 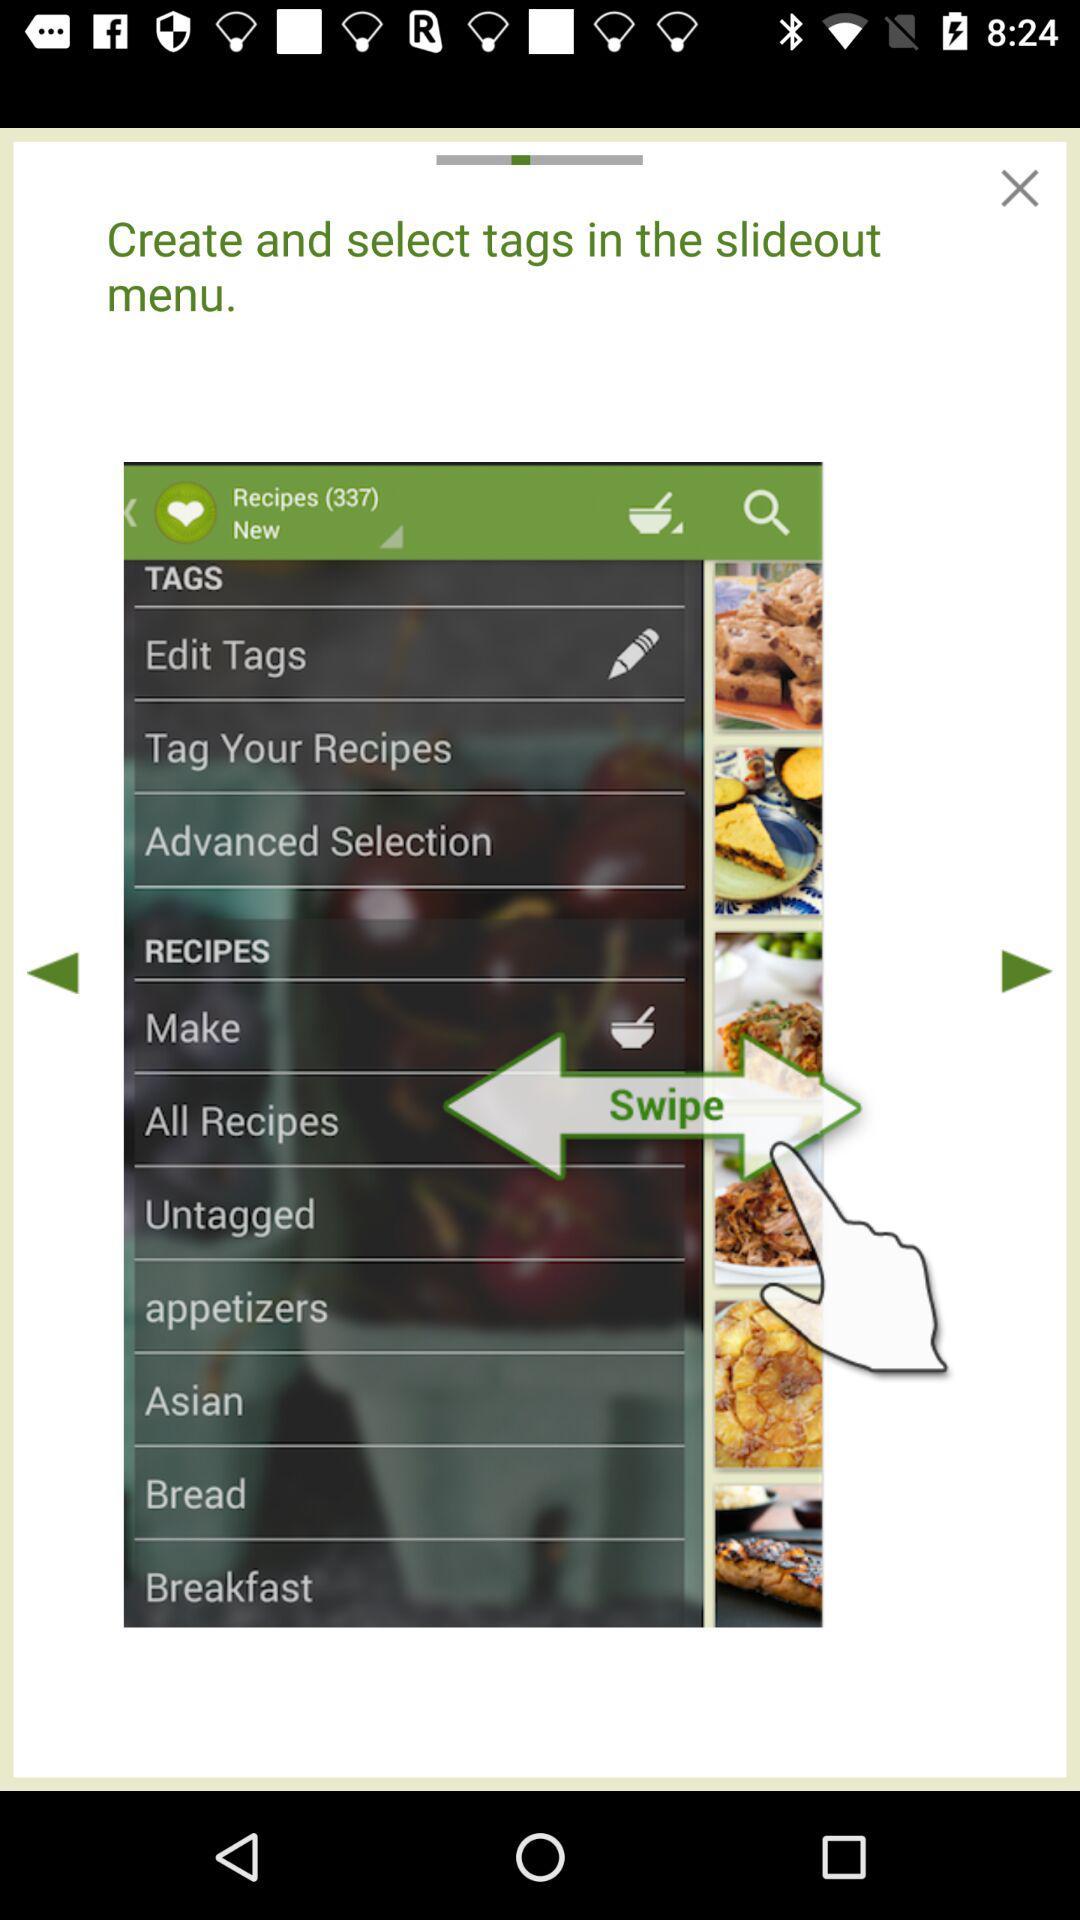 I want to click on go back, so click(x=52, y=971).